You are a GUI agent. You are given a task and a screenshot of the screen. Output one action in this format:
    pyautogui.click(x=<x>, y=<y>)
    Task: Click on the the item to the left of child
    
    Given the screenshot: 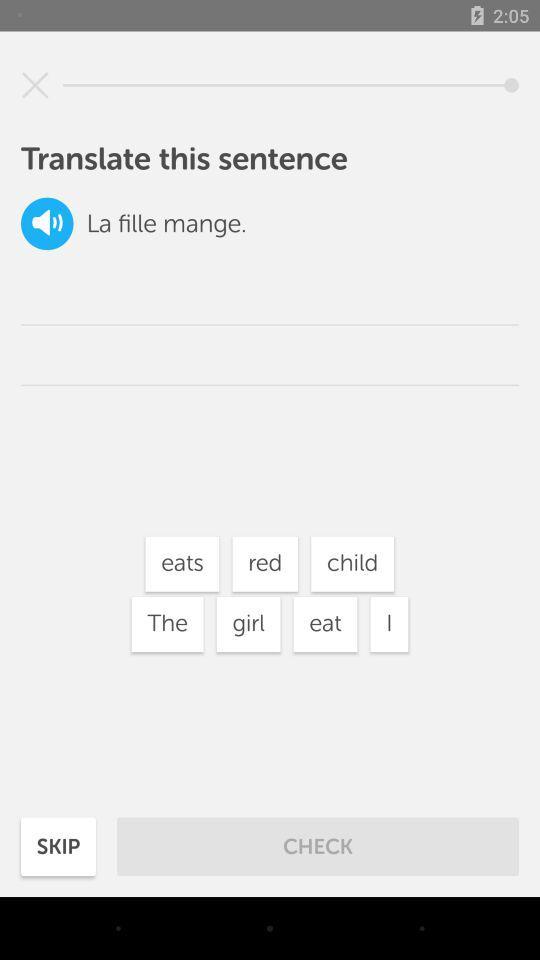 What is the action you would take?
    pyautogui.click(x=265, y=564)
    